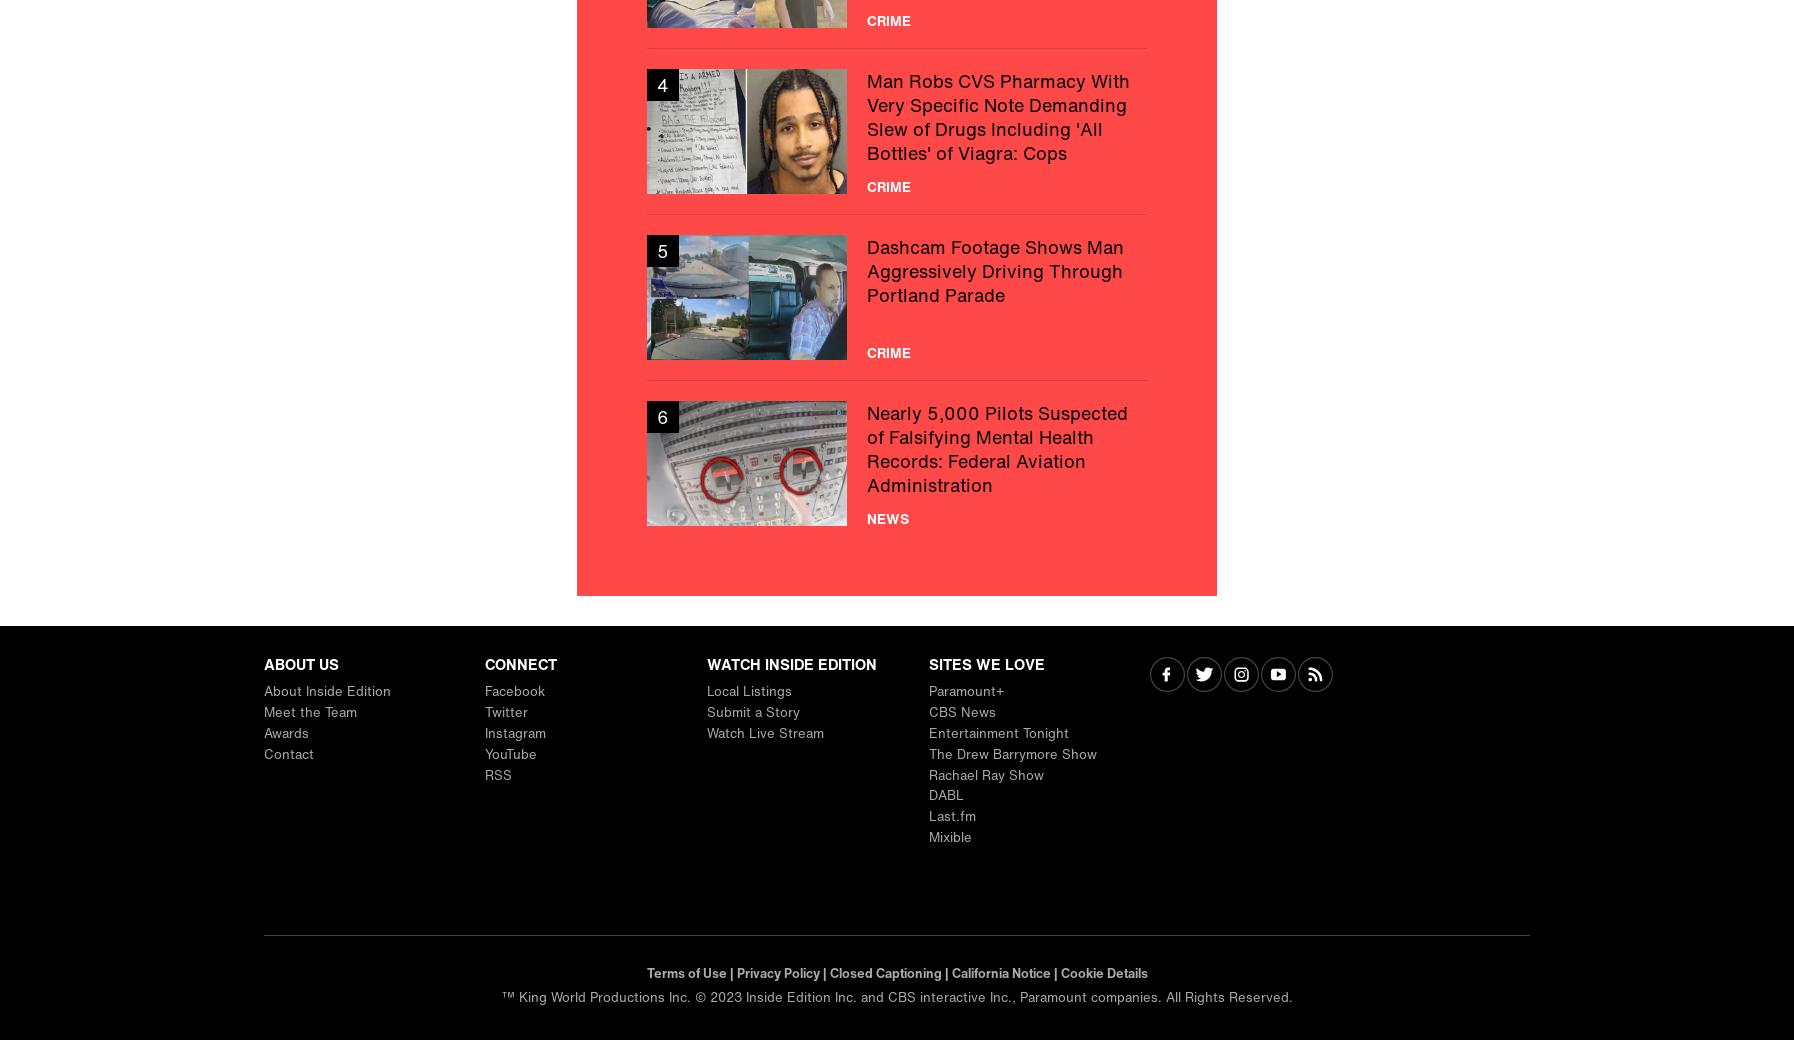 The image size is (1794, 1052). What do you see at coordinates (890, 972) in the screenshot?
I see `'Closed Captioning |'` at bounding box center [890, 972].